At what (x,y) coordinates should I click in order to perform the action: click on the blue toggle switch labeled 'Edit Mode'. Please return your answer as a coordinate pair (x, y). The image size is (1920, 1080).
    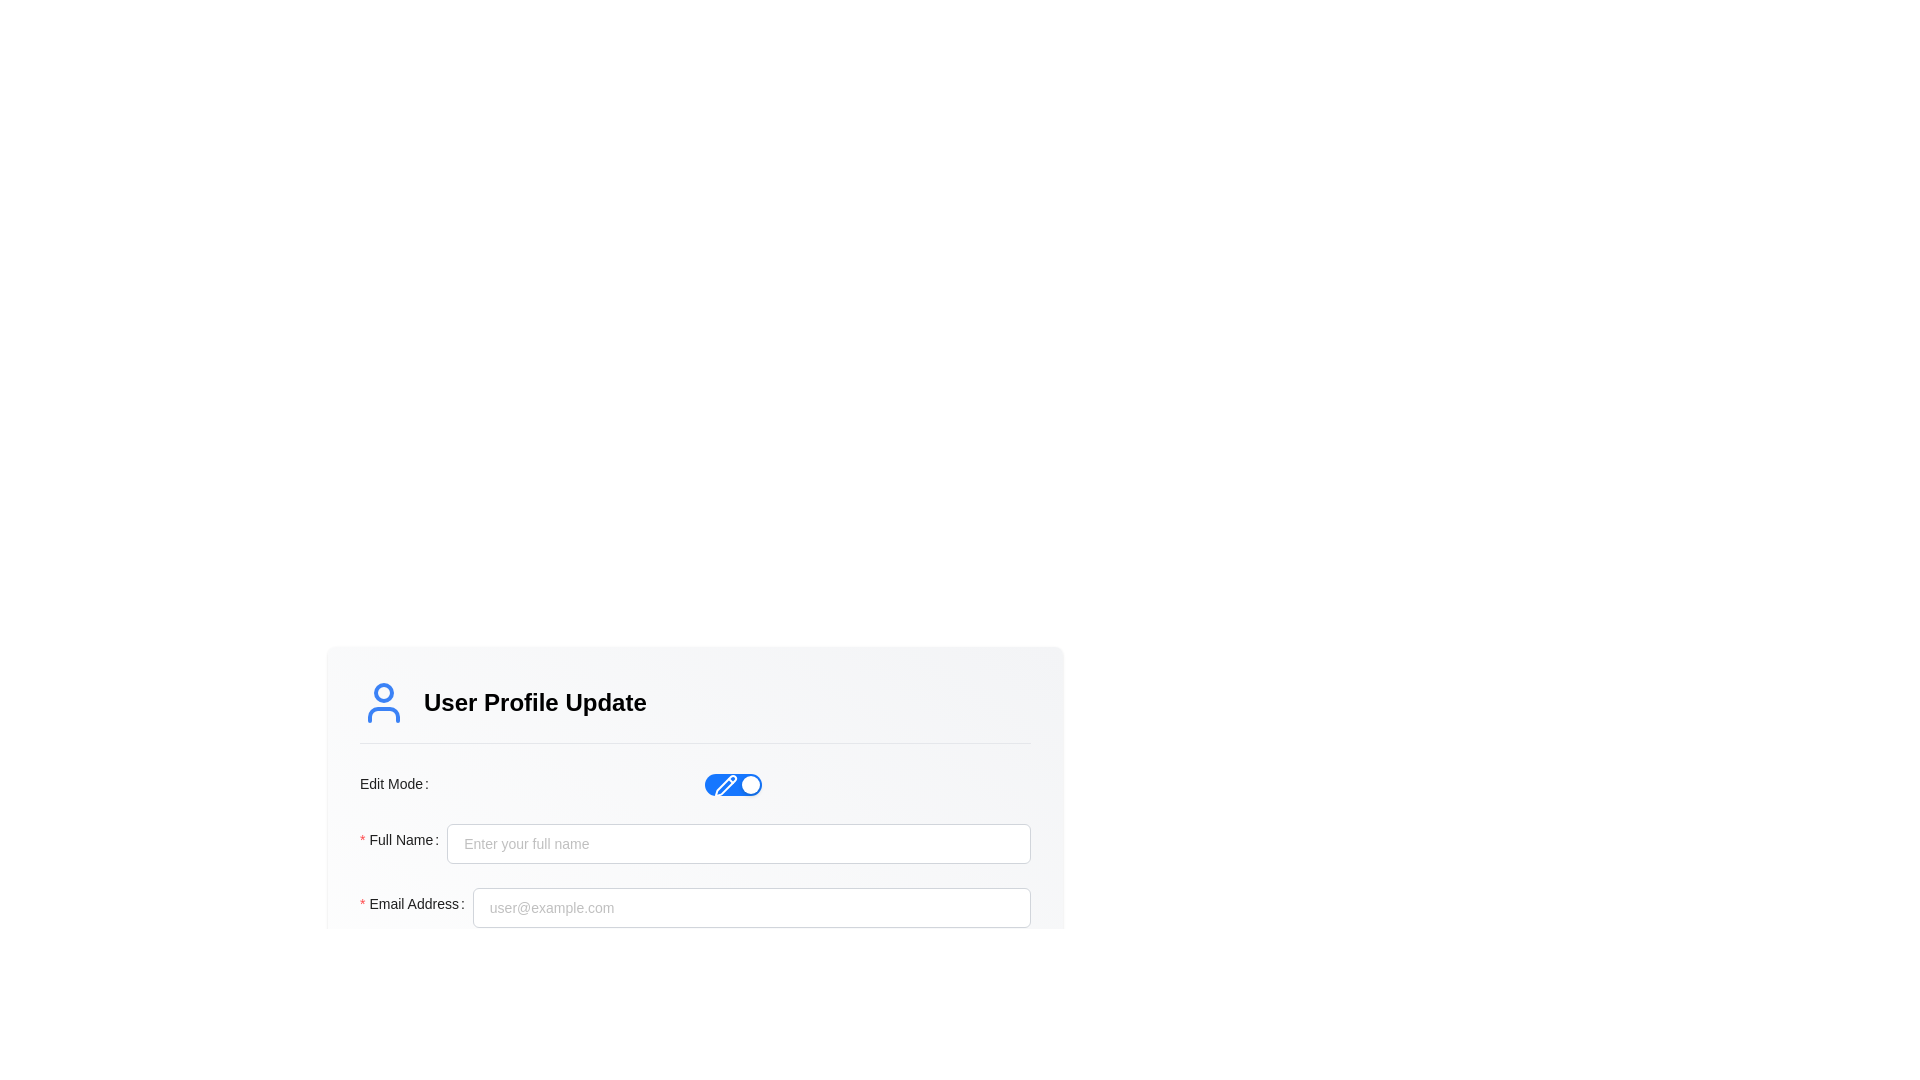
    Looking at the image, I should click on (733, 782).